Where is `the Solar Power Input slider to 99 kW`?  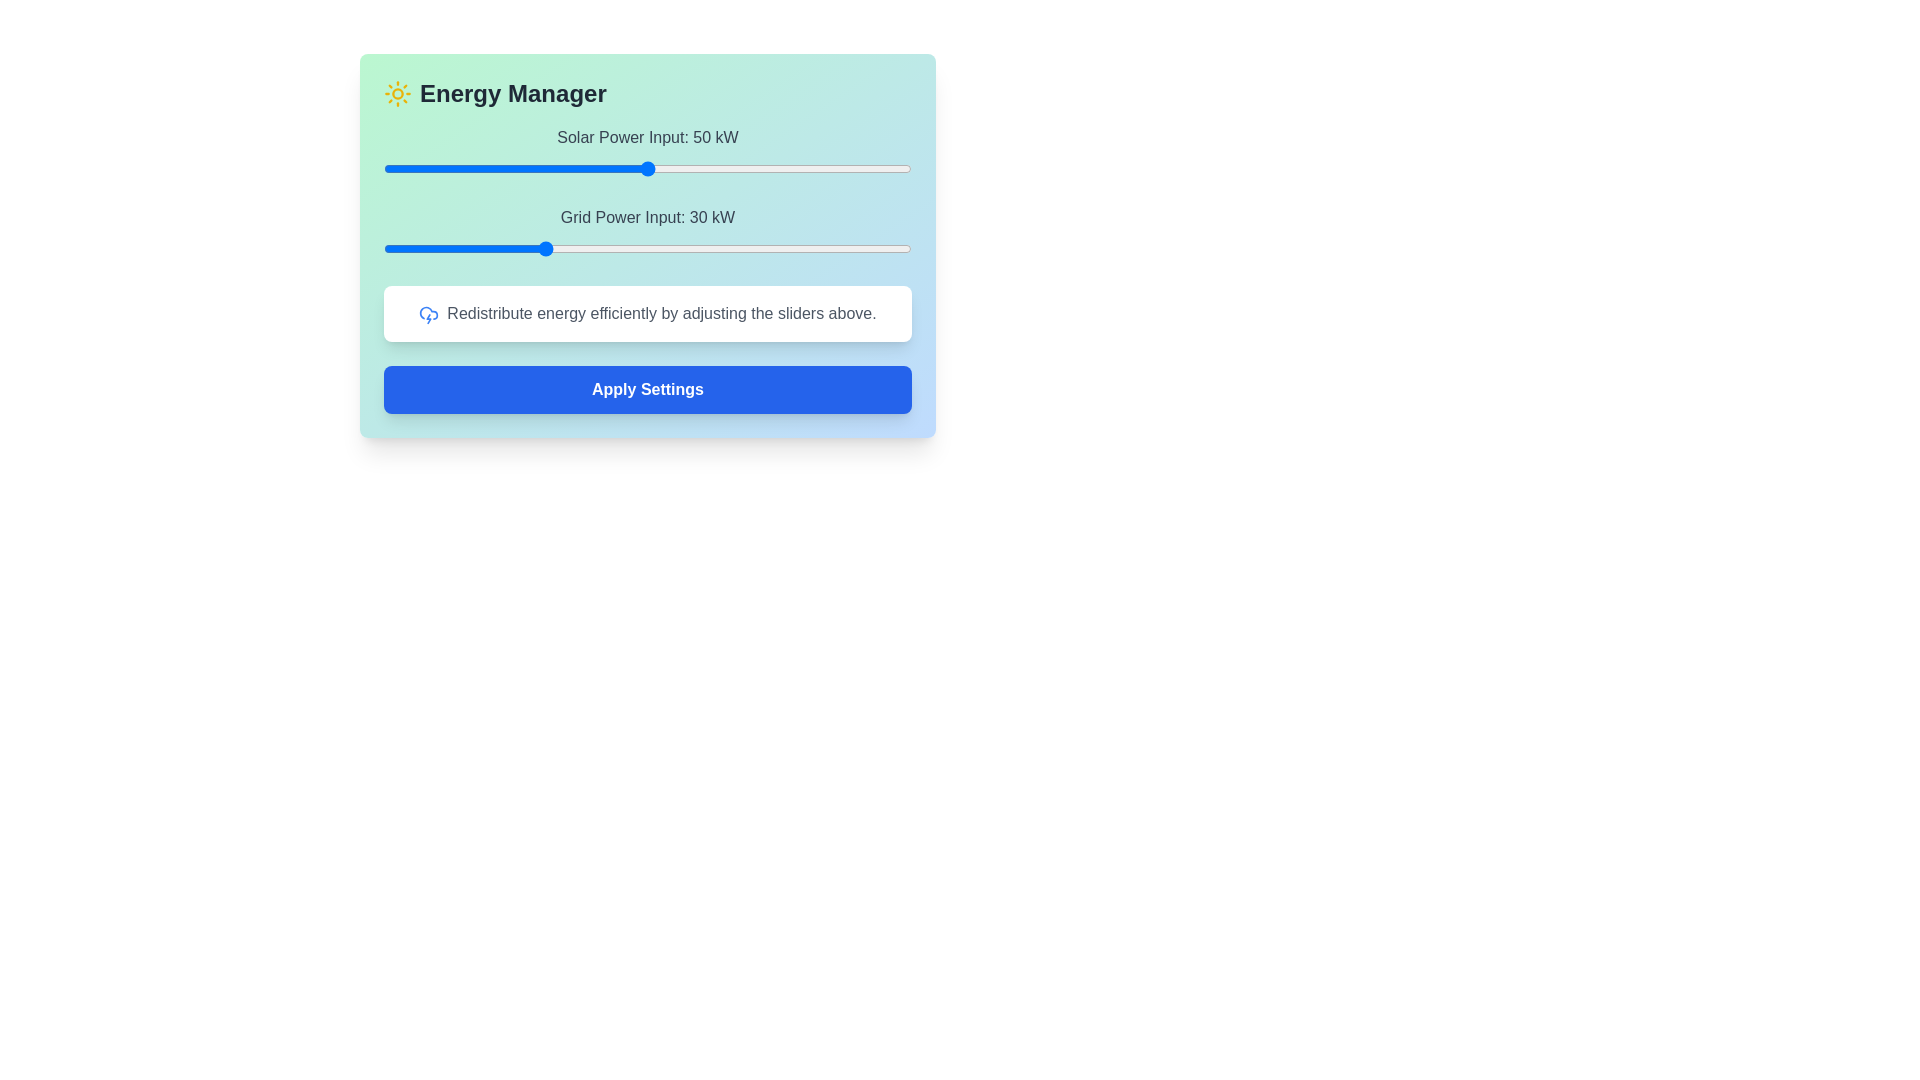
the Solar Power Input slider to 99 kW is located at coordinates (905, 168).